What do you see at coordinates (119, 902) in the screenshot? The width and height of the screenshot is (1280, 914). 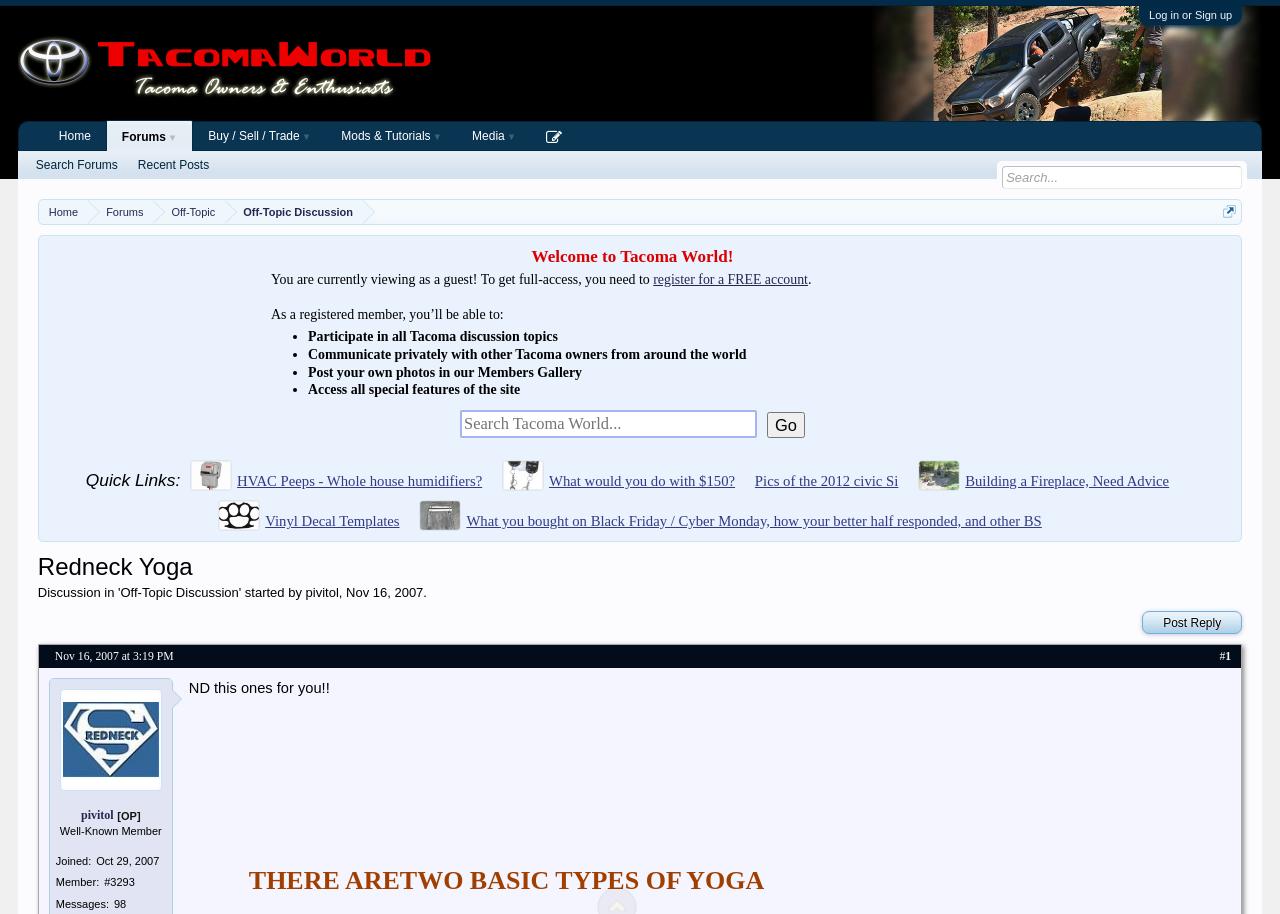 I see `'98'` at bounding box center [119, 902].